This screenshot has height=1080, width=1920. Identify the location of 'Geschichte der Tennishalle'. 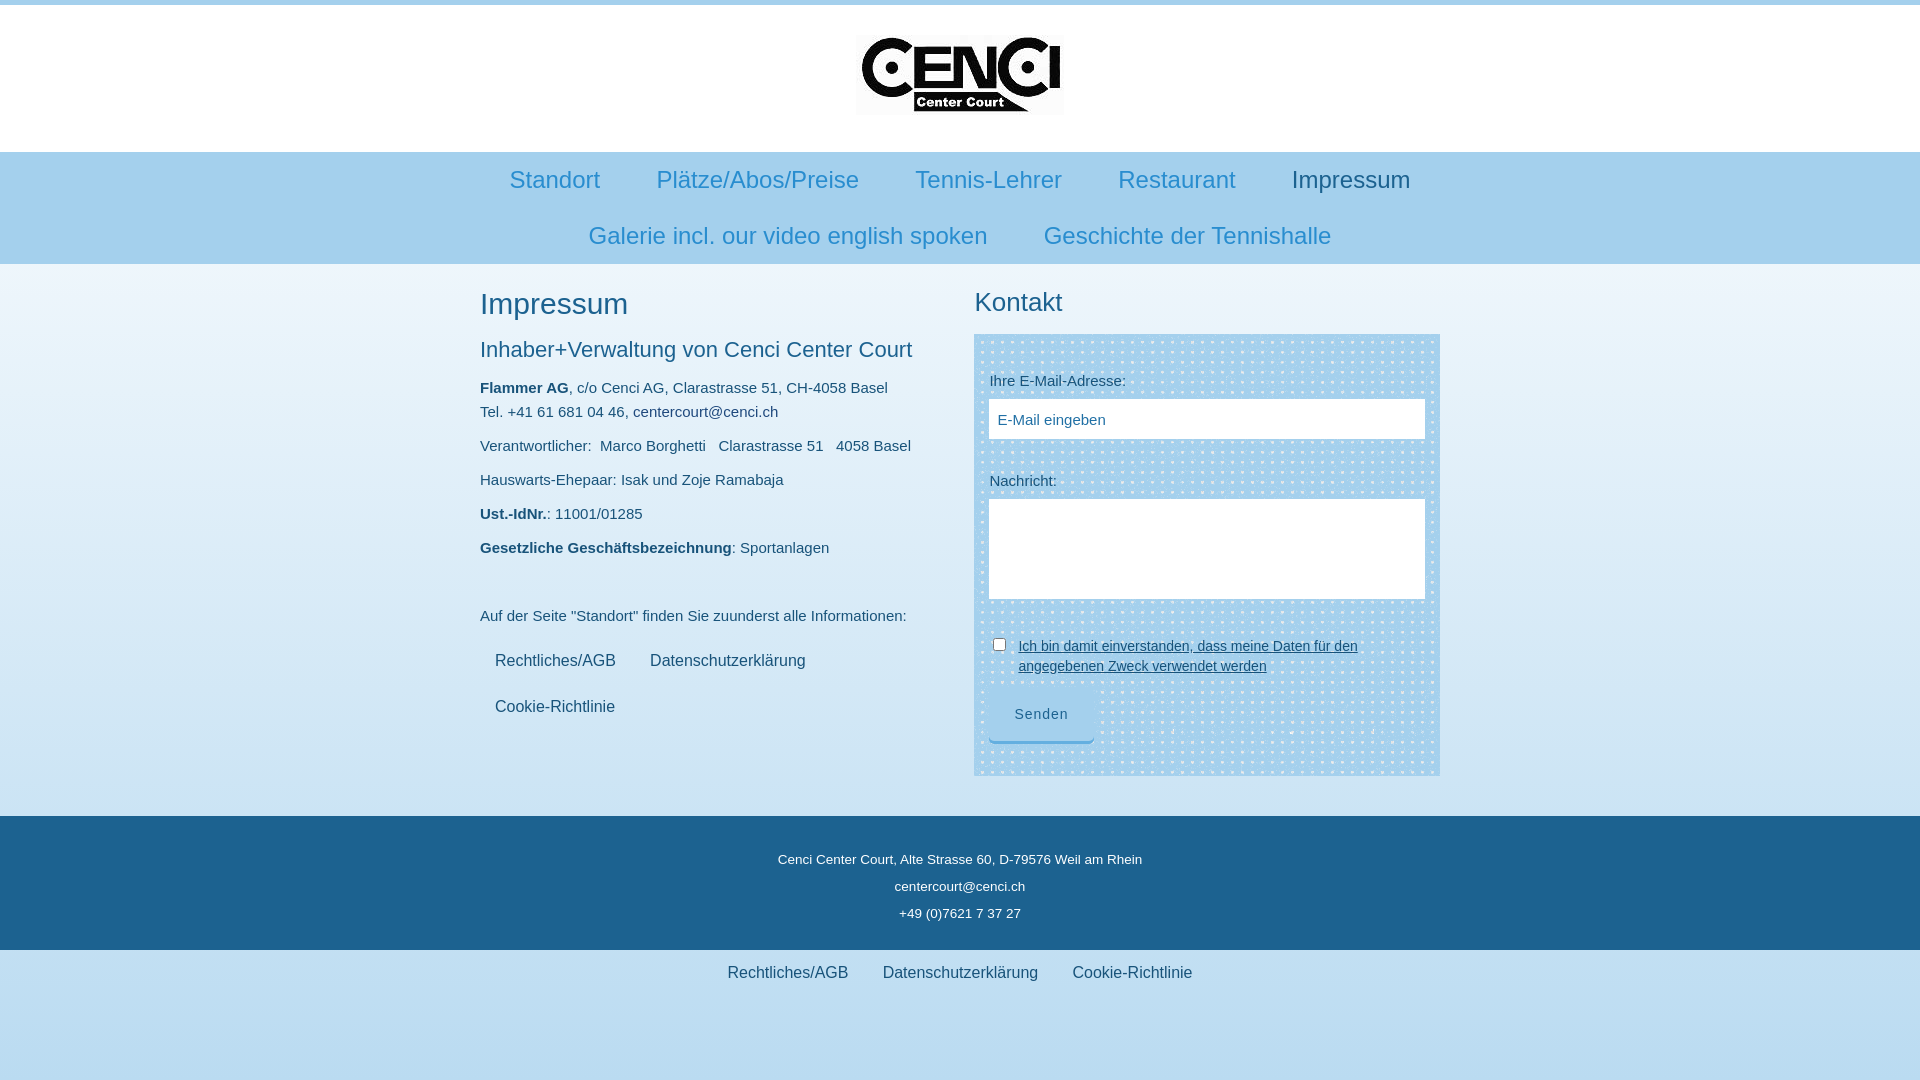
(1187, 234).